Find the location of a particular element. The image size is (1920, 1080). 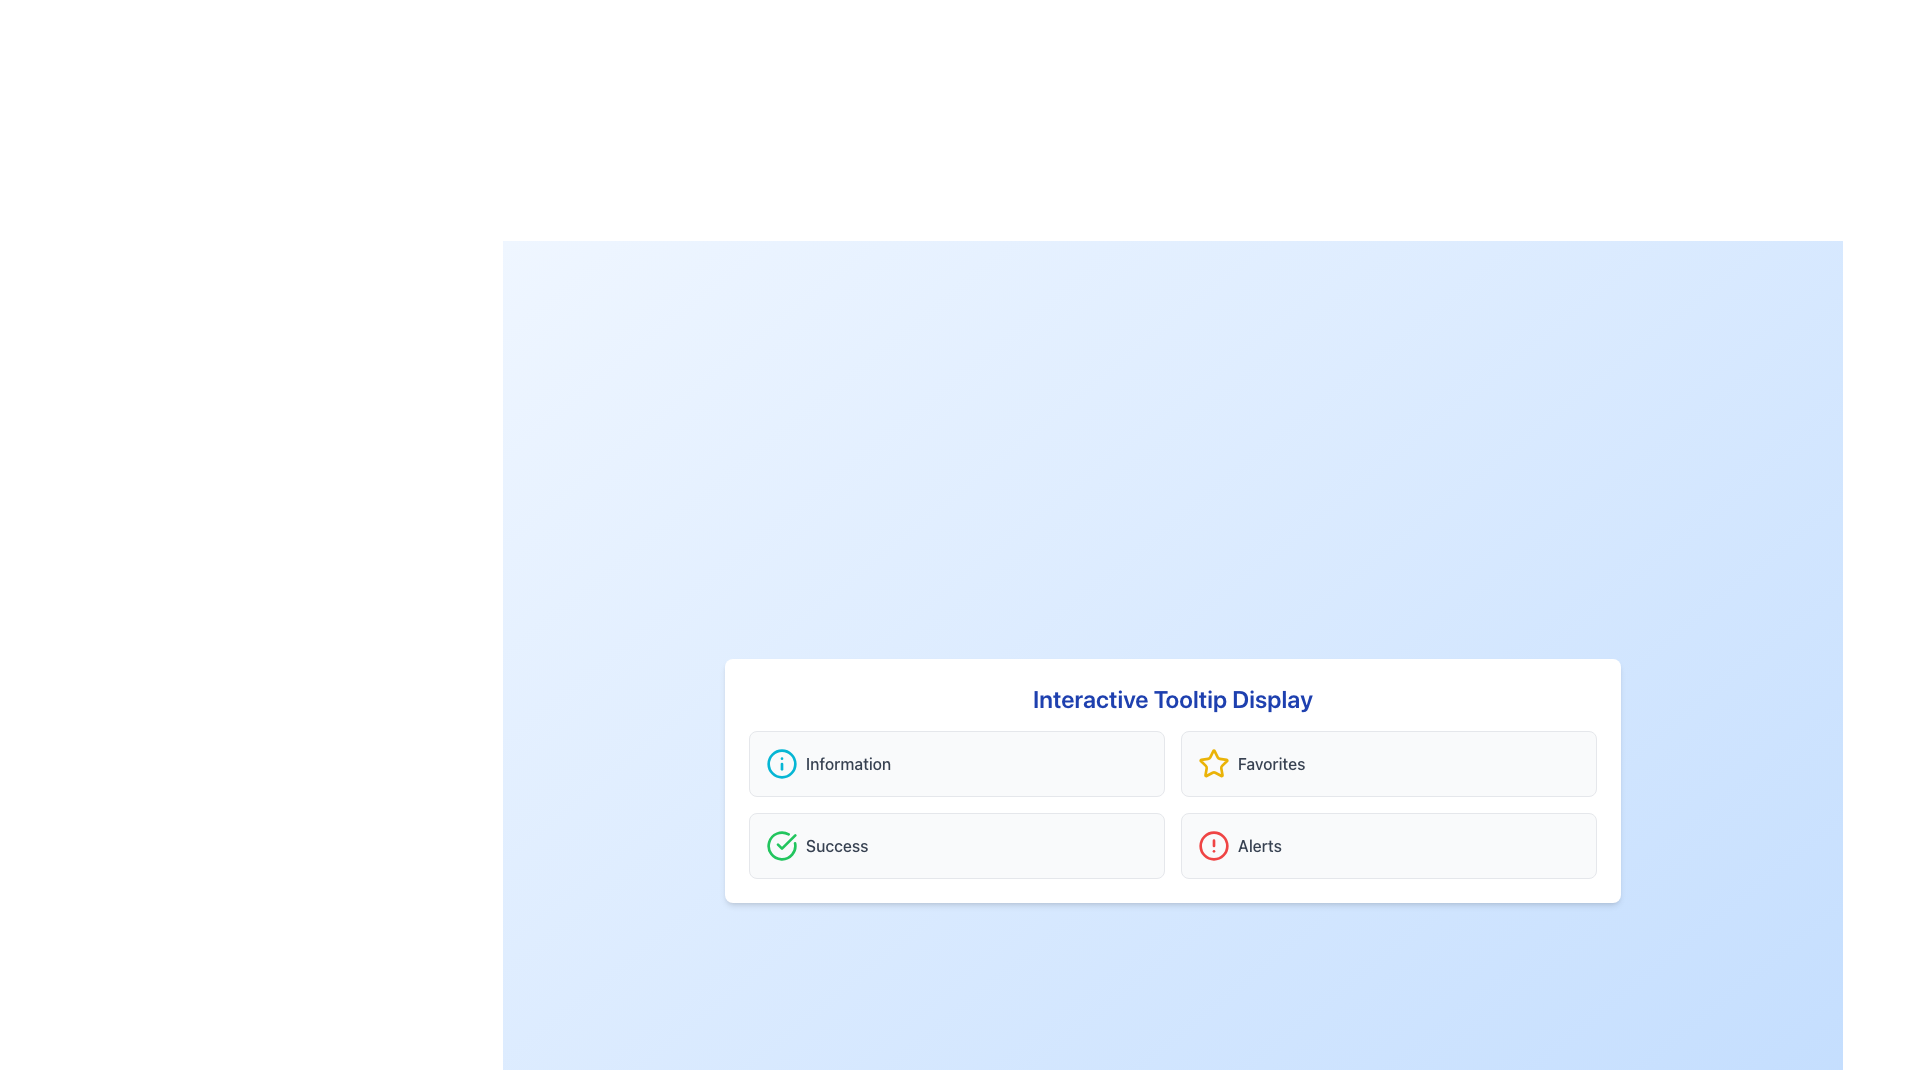

the alert-related card located in the second column of the lower row of the 2x2 grid is located at coordinates (1387, 845).